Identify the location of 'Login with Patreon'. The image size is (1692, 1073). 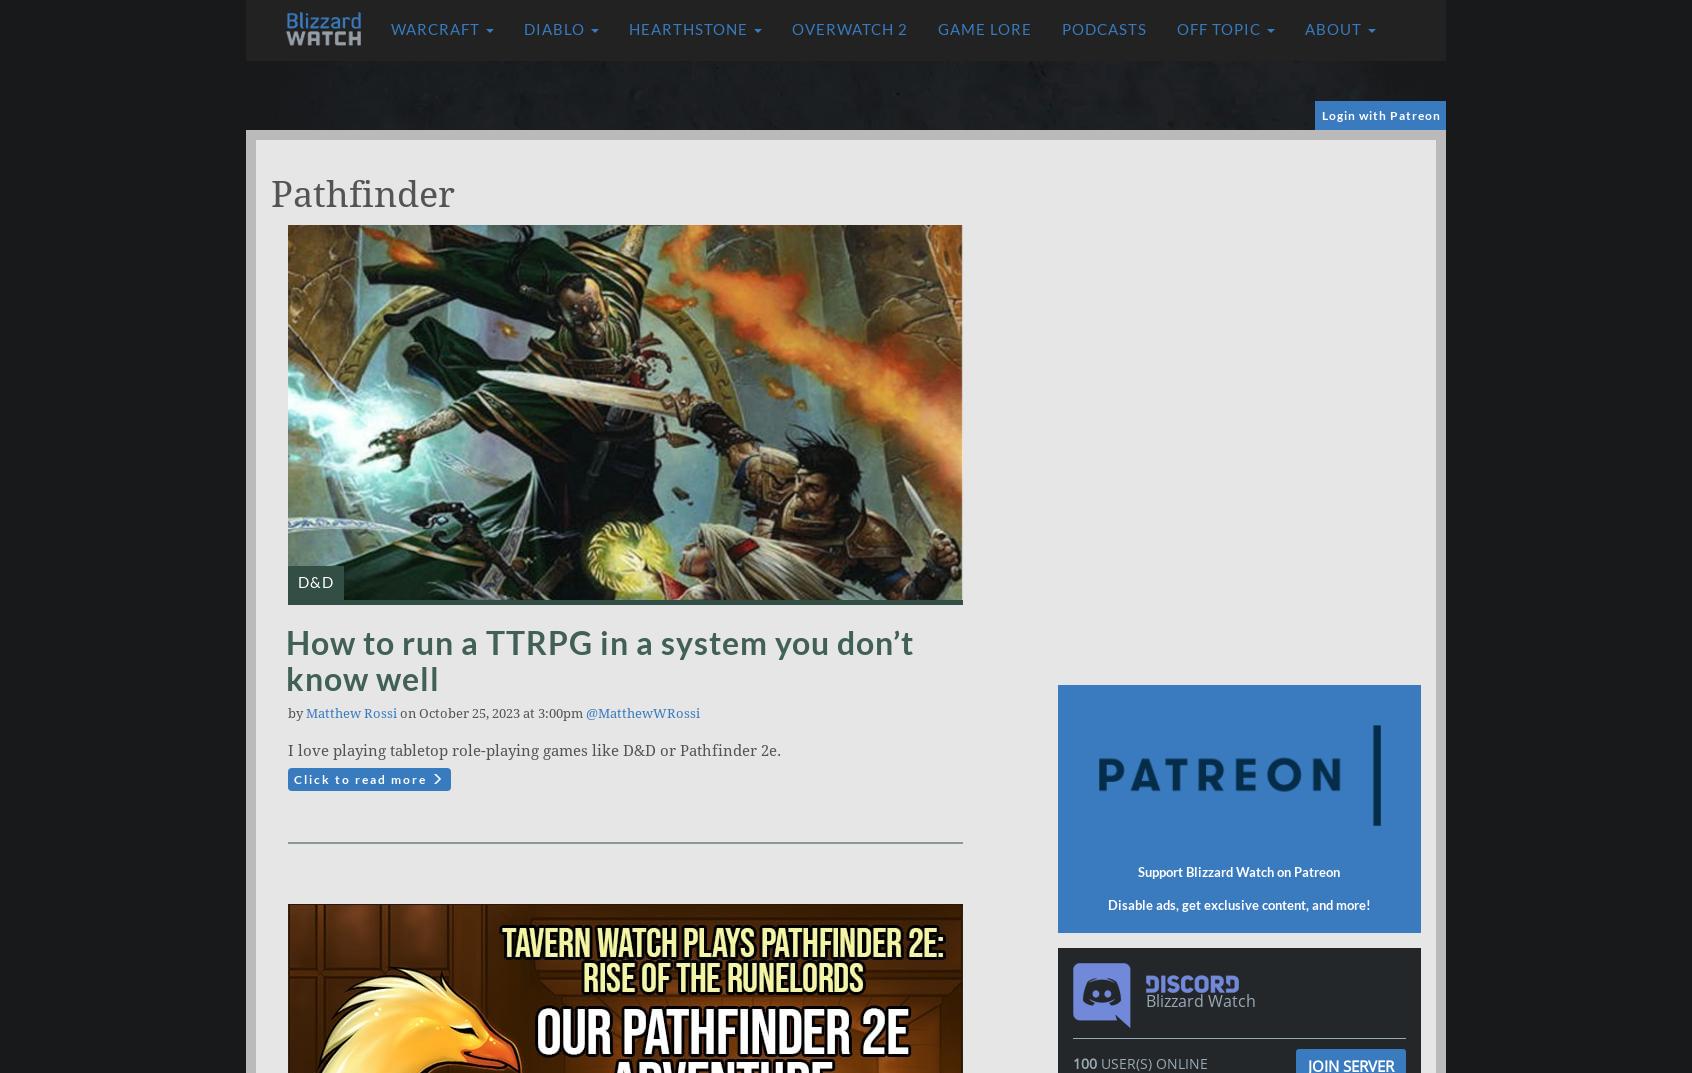
(1320, 115).